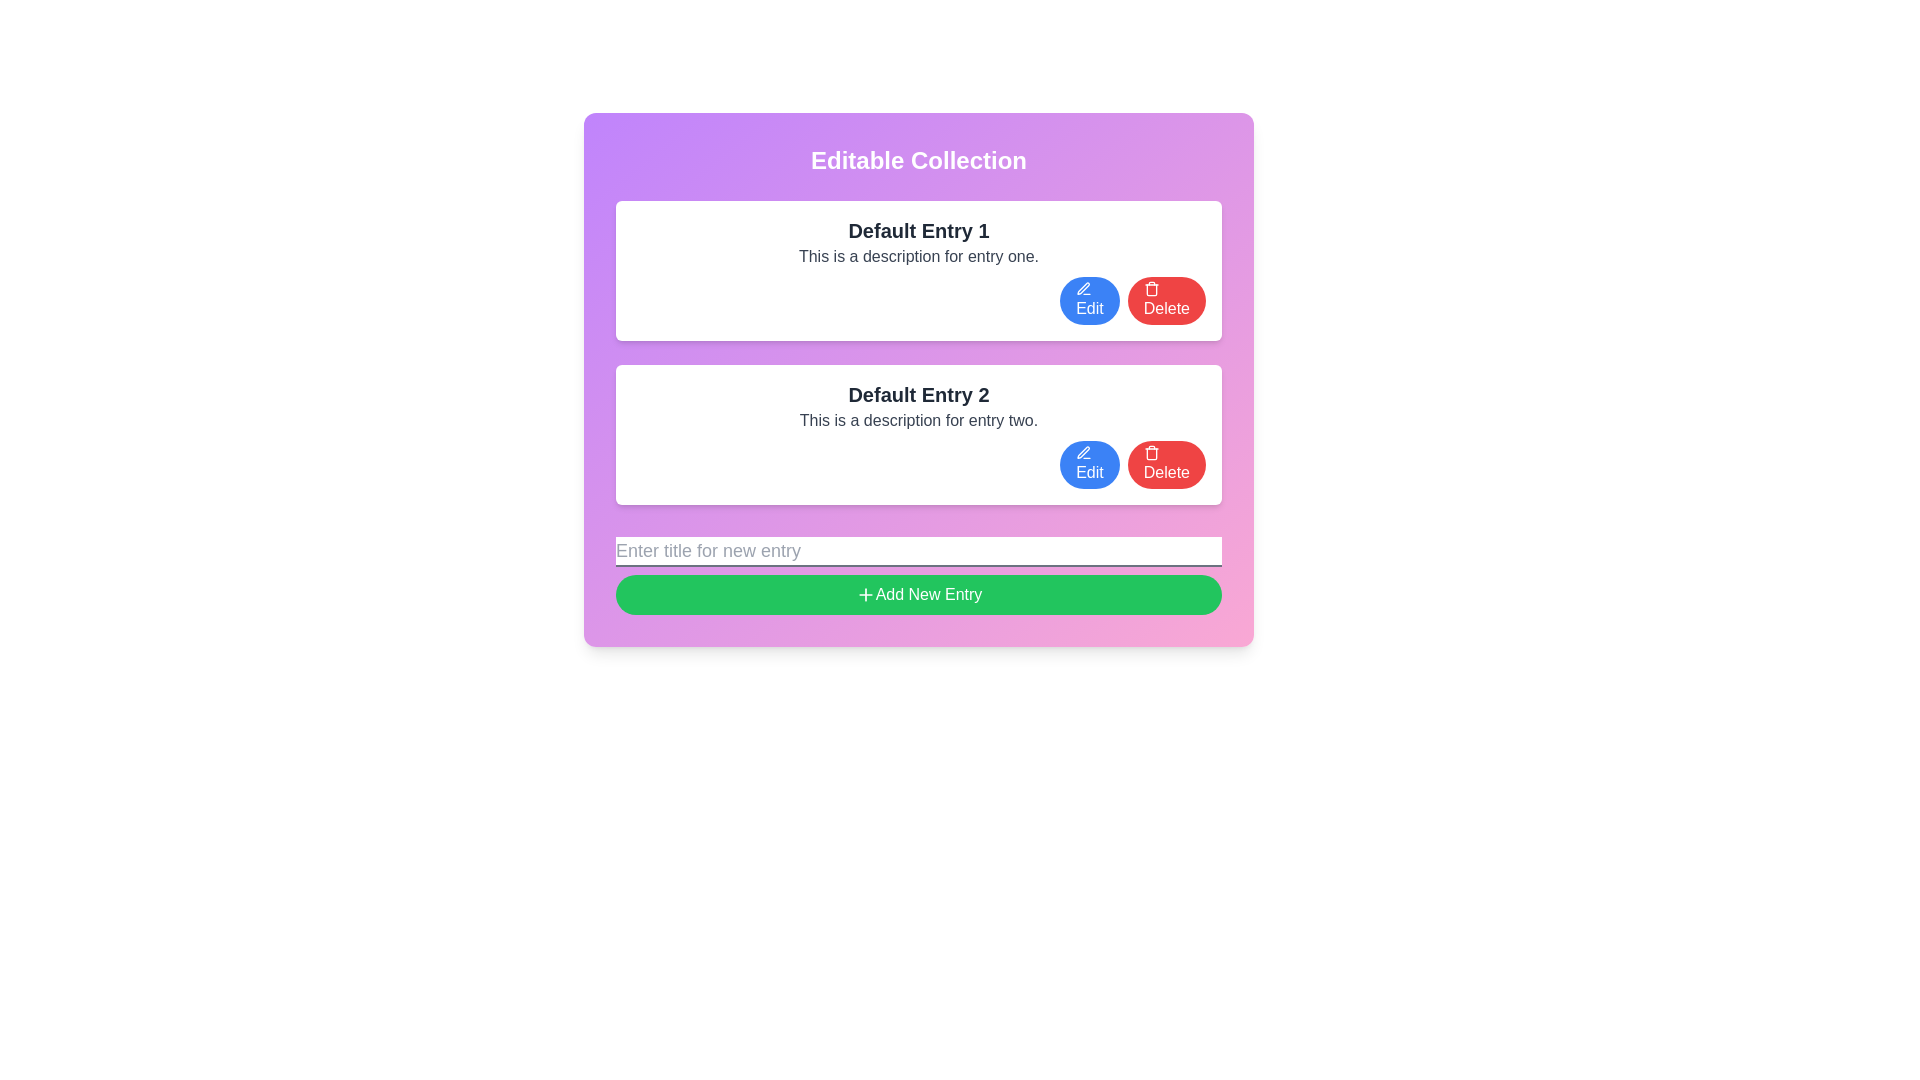  What do you see at coordinates (1082, 288) in the screenshot?
I see `the 'Edit' button with the pen icon, which is circular with a blue background and located to the right of 'Default Entry 1'` at bounding box center [1082, 288].